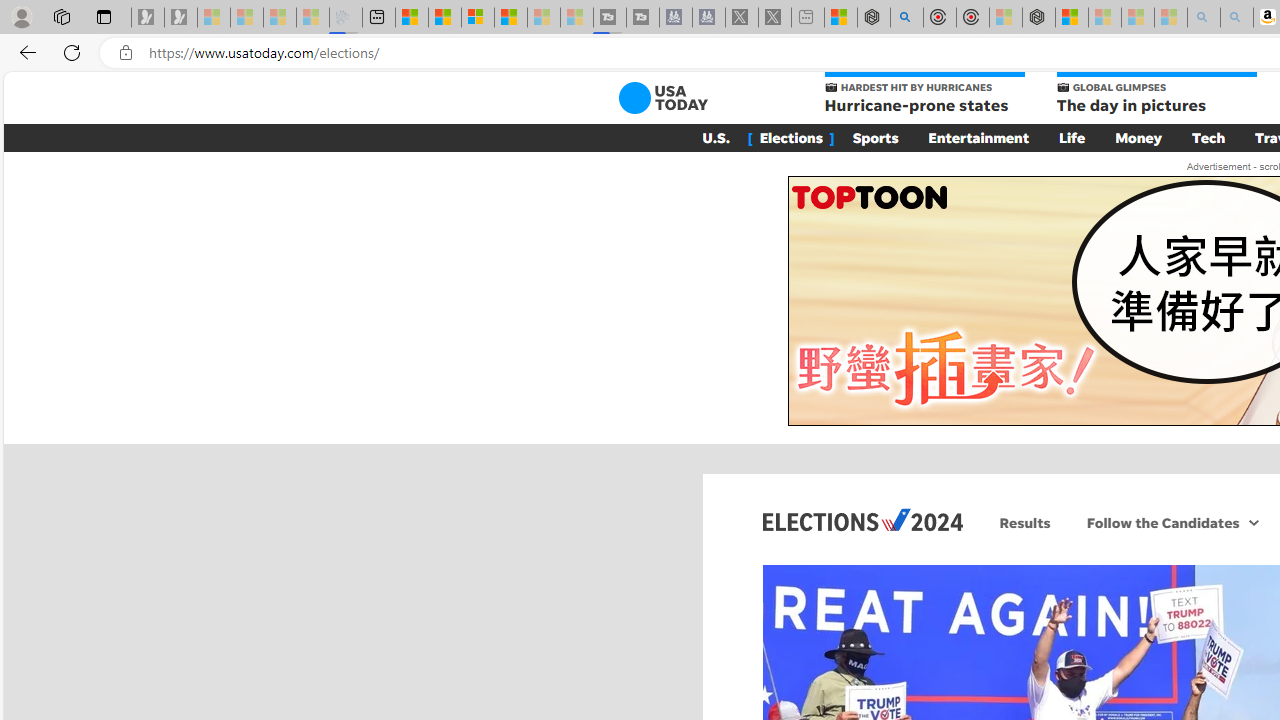  What do you see at coordinates (1252, 521) in the screenshot?
I see `'Class: gnt_sn_a_svg gnt_sn_a__db_svg'` at bounding box center [1252, 521].